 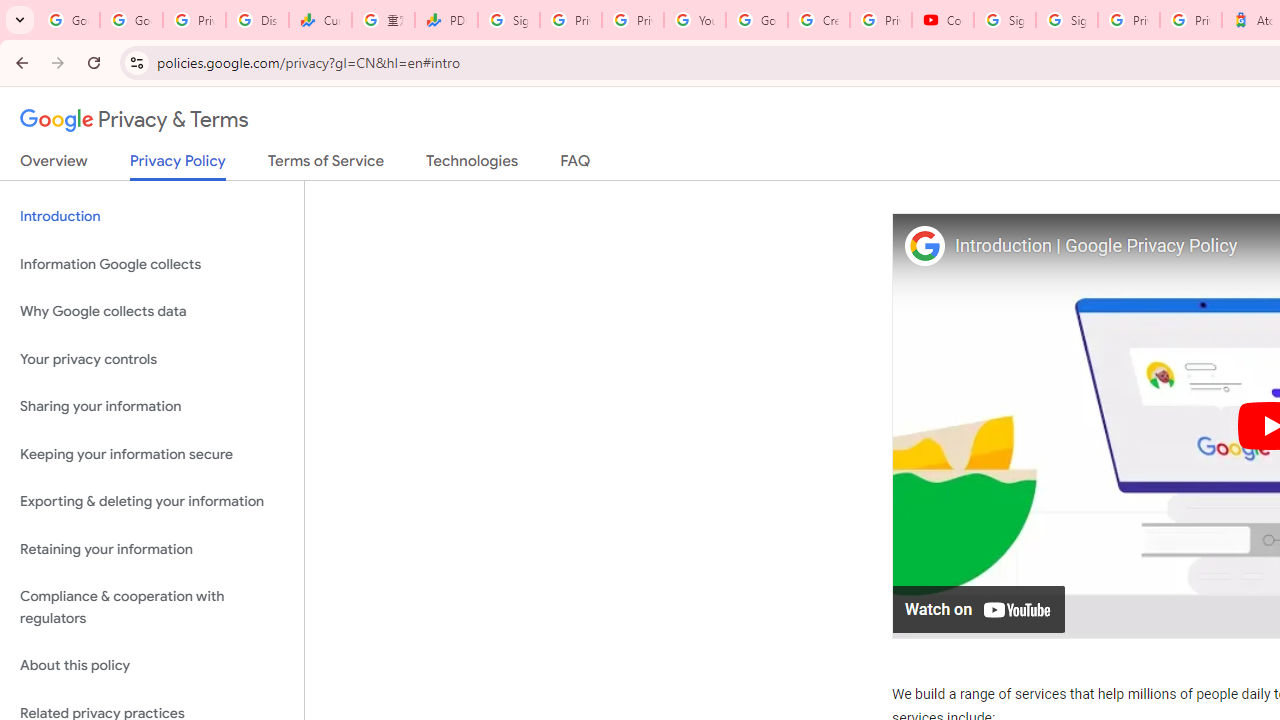 What do you see at coordinates (756, 20) in the screenshot?
I see `'Google Account Help'` at bounding box center [756, 20].